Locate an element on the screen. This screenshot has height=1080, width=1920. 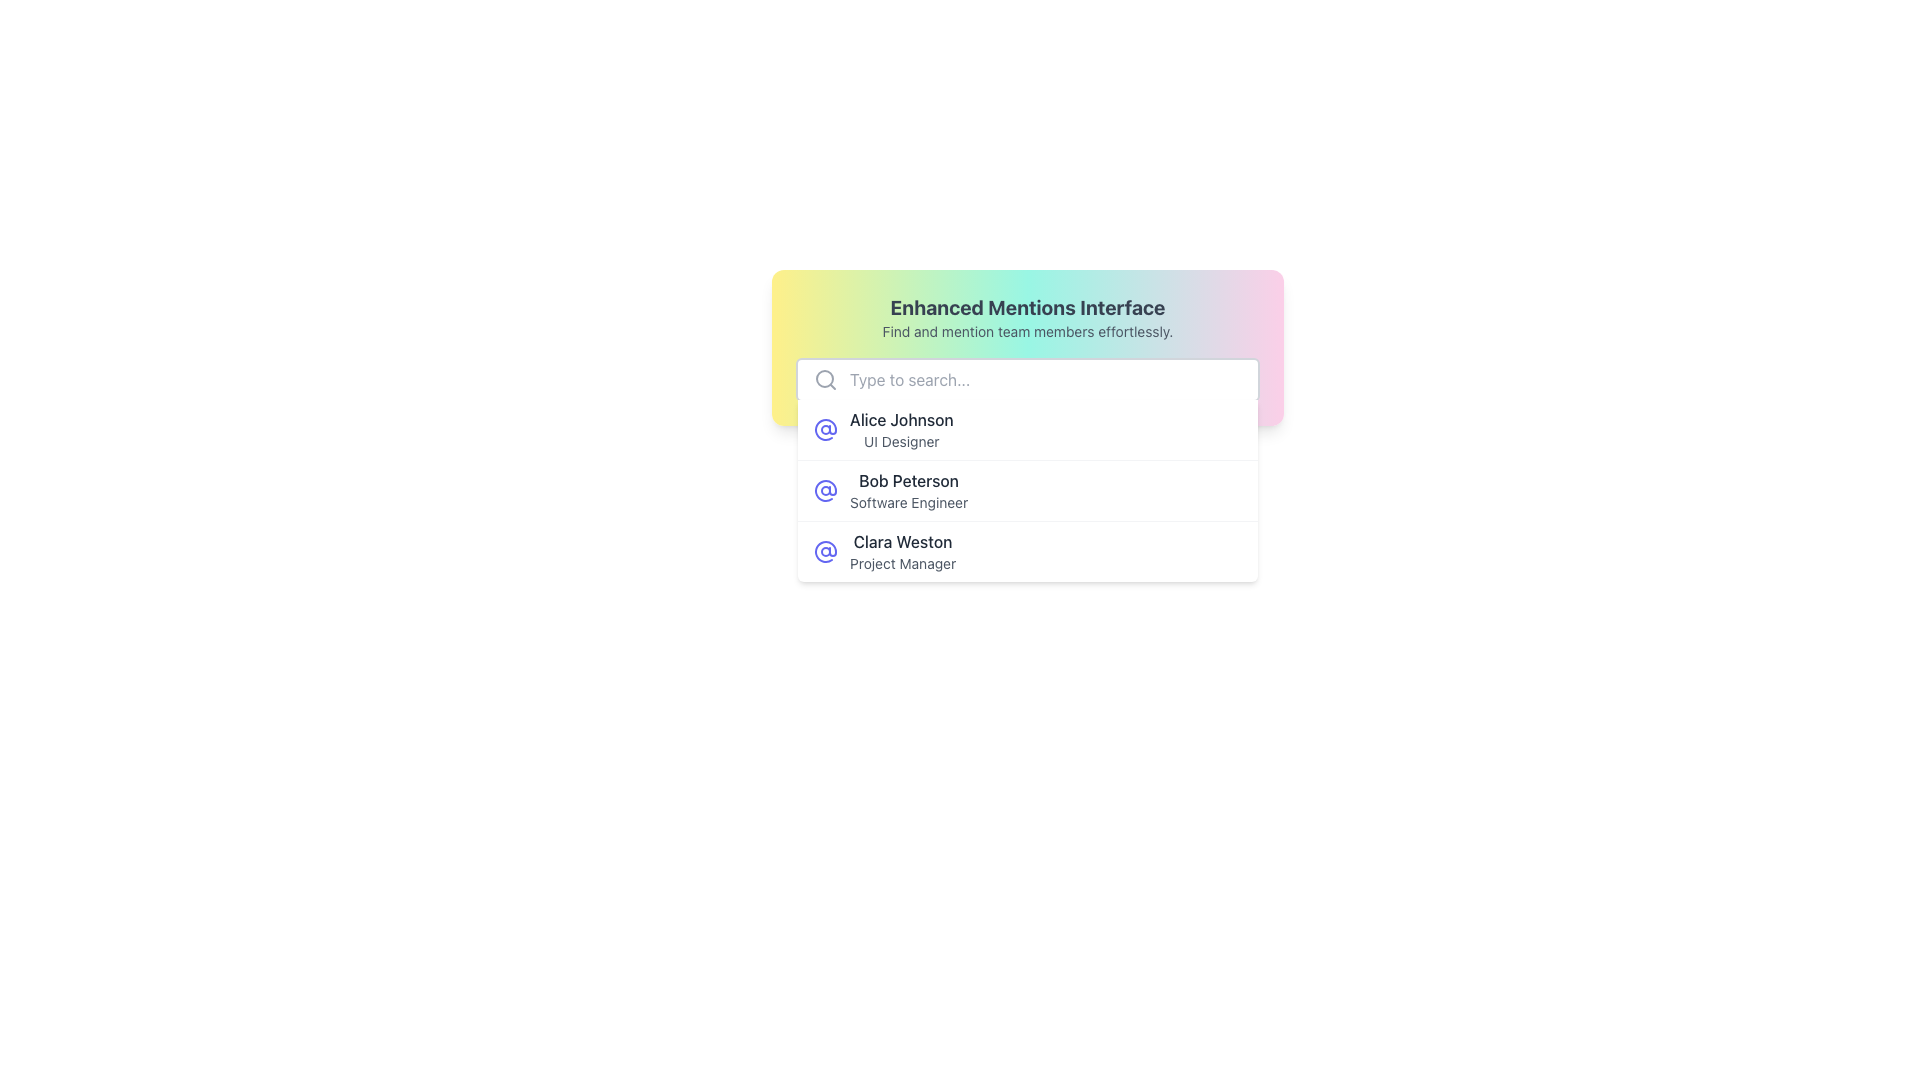
the second selectable option in the menu list, which represents a team member's name and role is located at coordinates (908, 490).